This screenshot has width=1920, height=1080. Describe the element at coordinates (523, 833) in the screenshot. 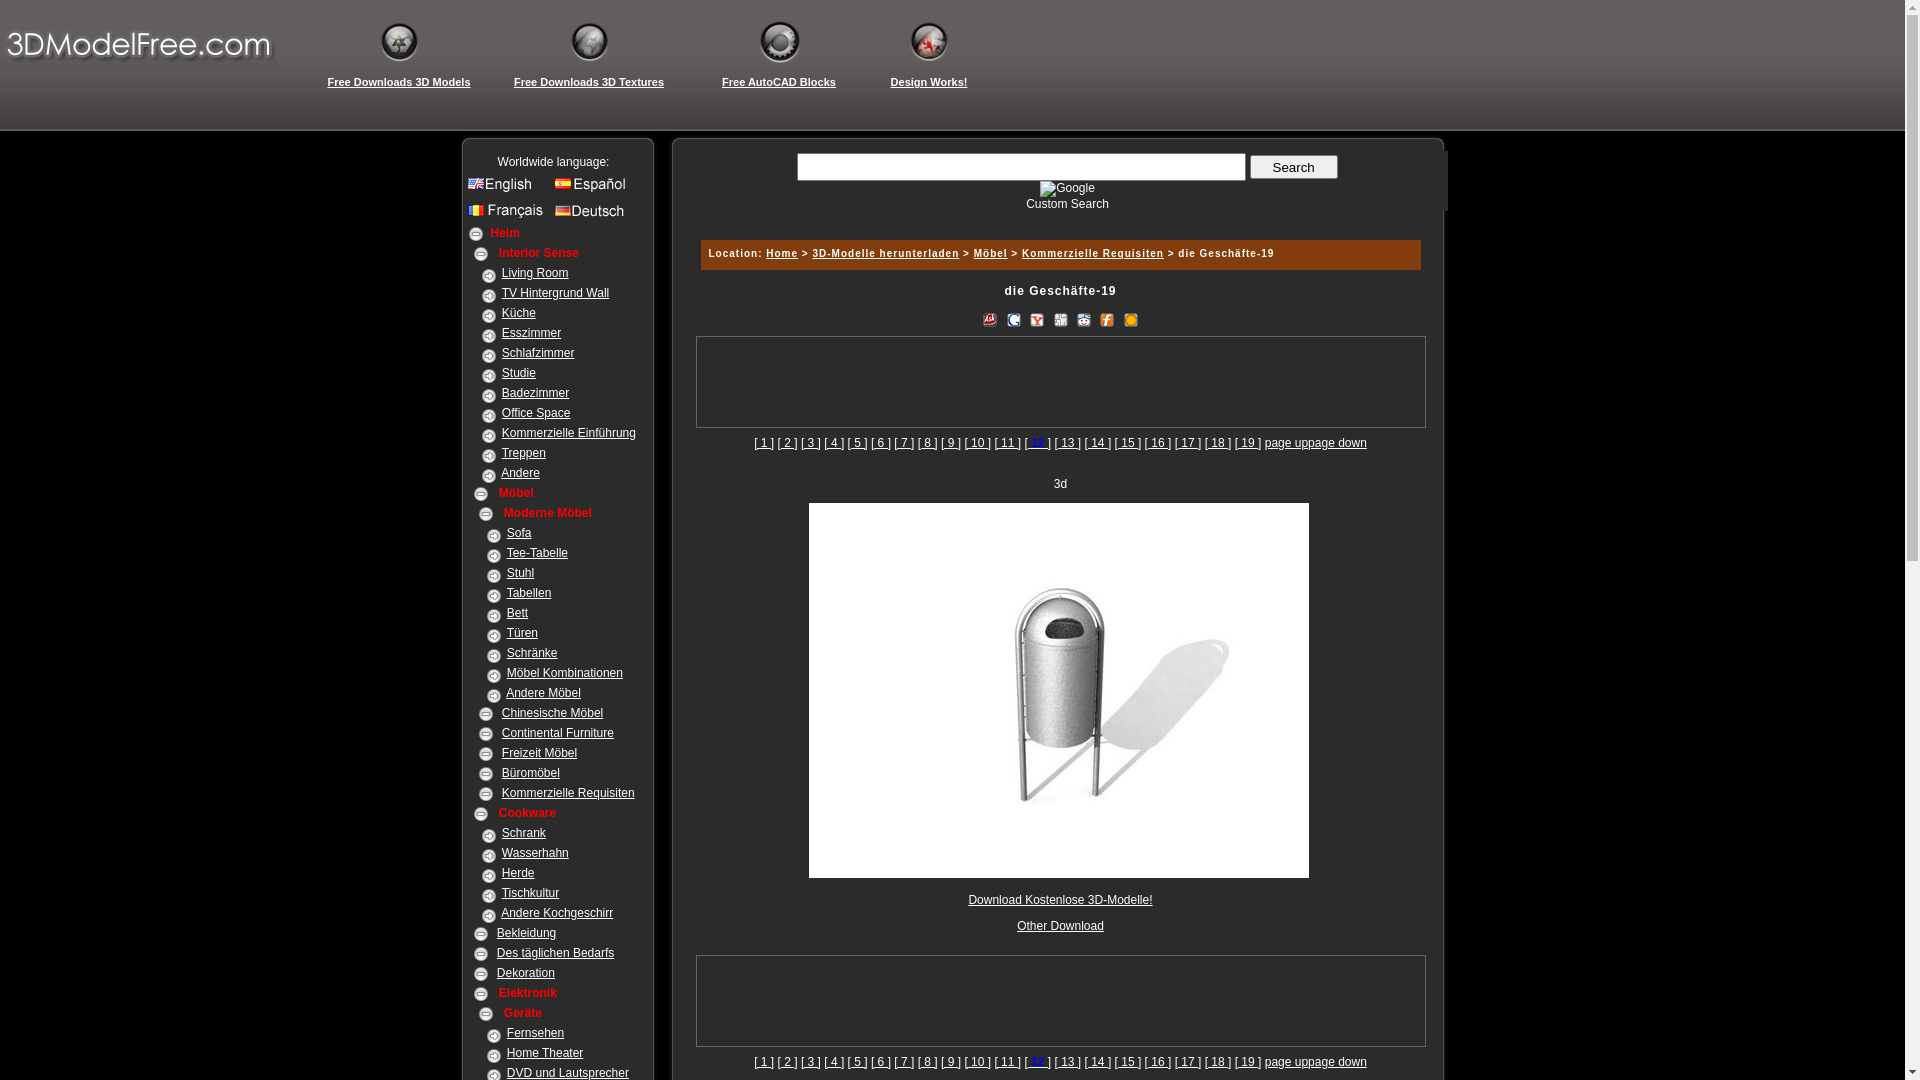

I see `'Schrank'` at that location.